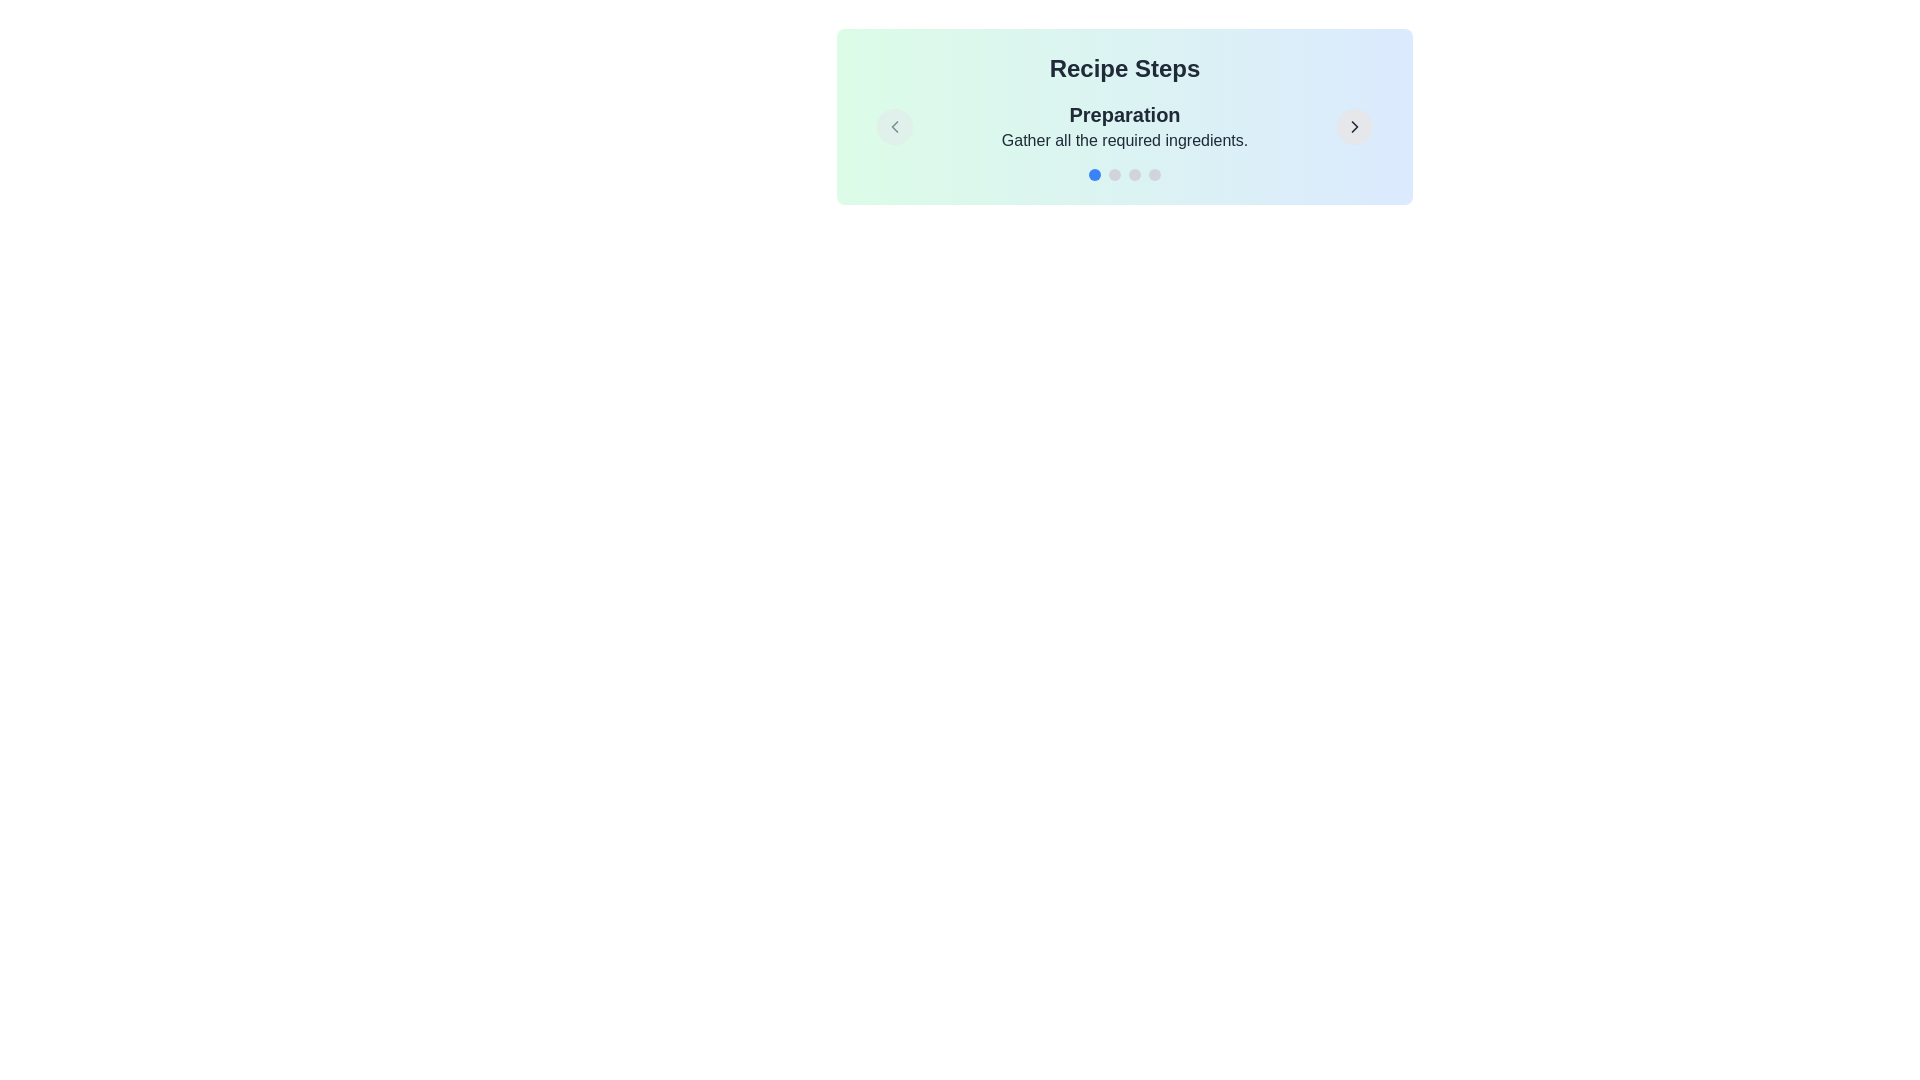 Image resolution: width=1920 pixels, height=1080 pixels. I want to click on the right-pointing arrow icon within the circular button on the right side of the 'Recipe Steps' card, so click(1354, 127).